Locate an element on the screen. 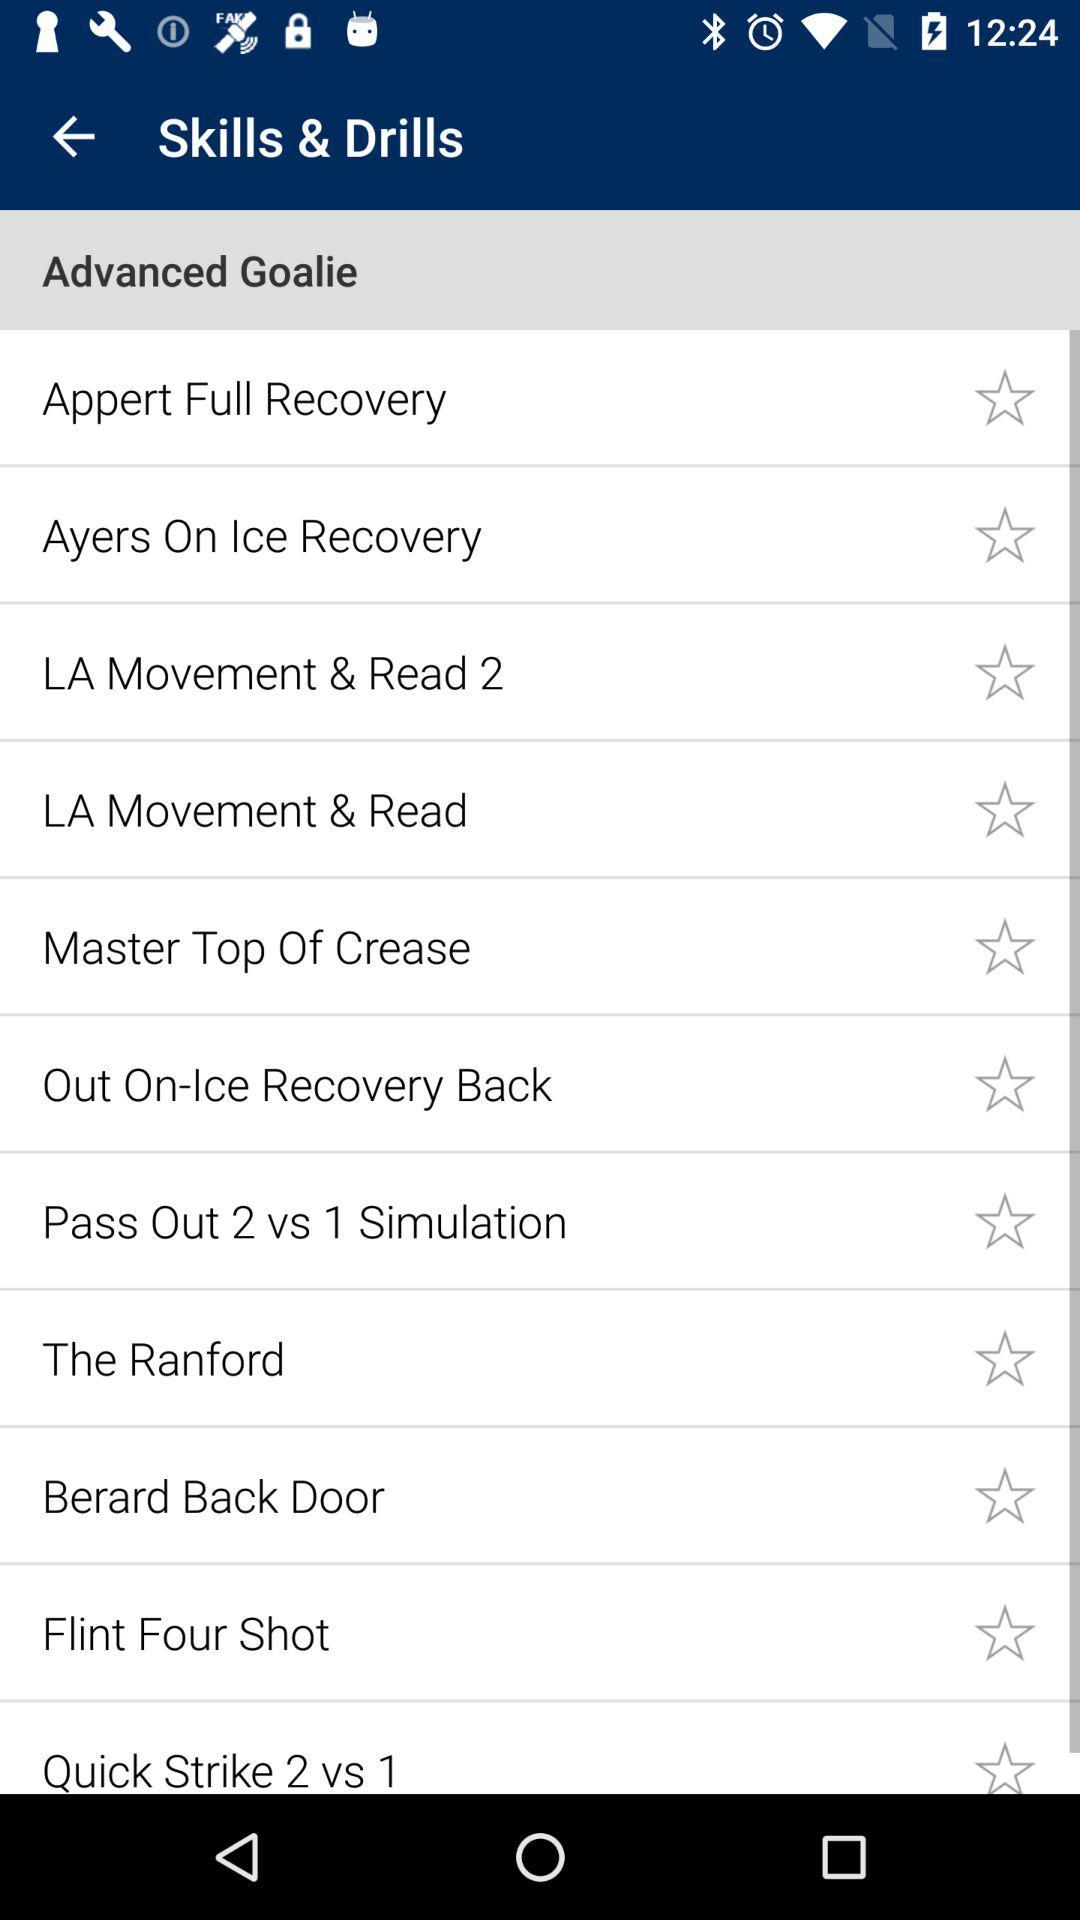  likes is located at coordinates (1026, 533).